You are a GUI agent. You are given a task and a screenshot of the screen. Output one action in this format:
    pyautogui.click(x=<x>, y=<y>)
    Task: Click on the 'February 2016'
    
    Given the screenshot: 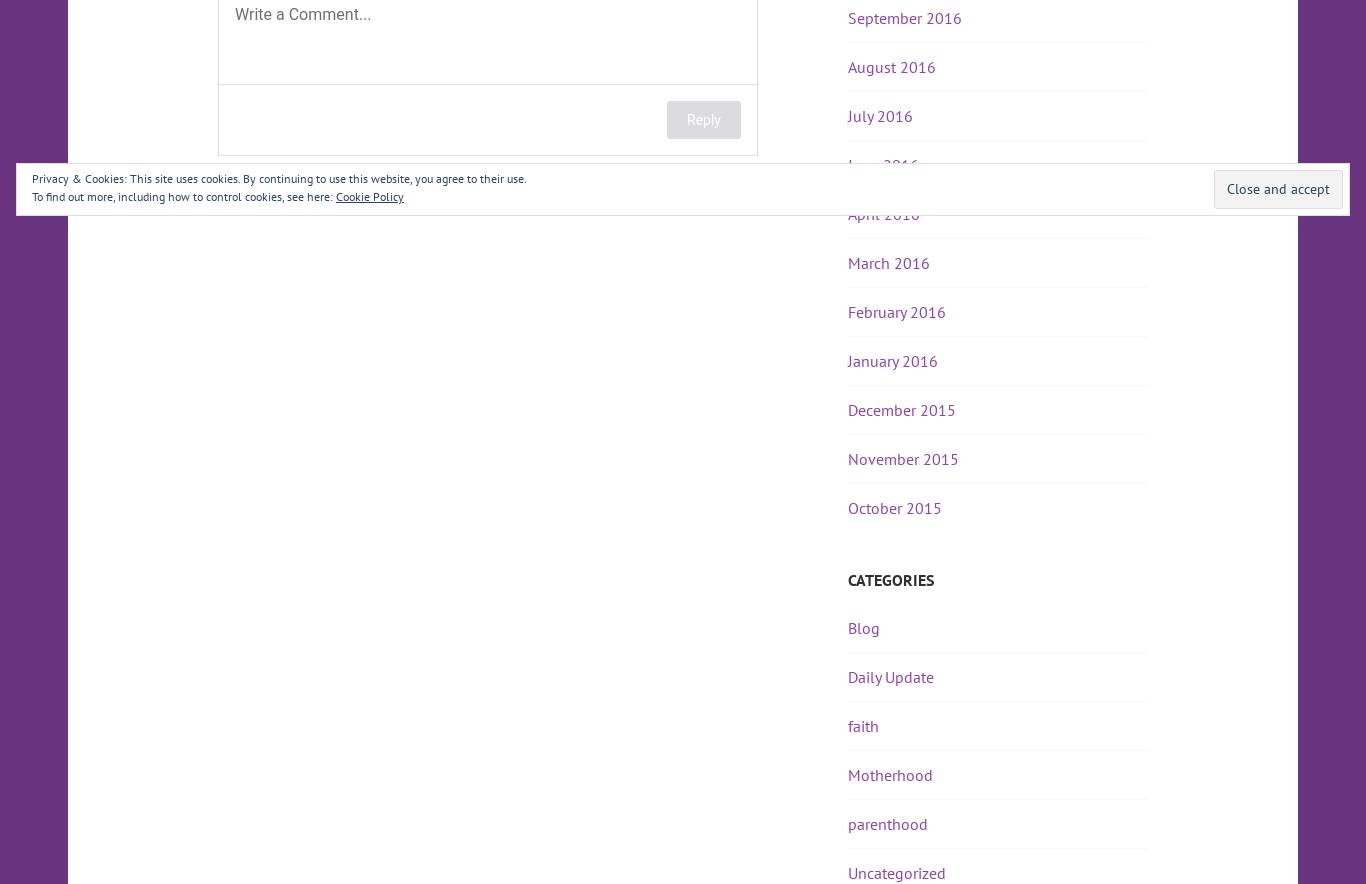 What is the action you would take?
    pyautogui.click(x=896, y=311)
    